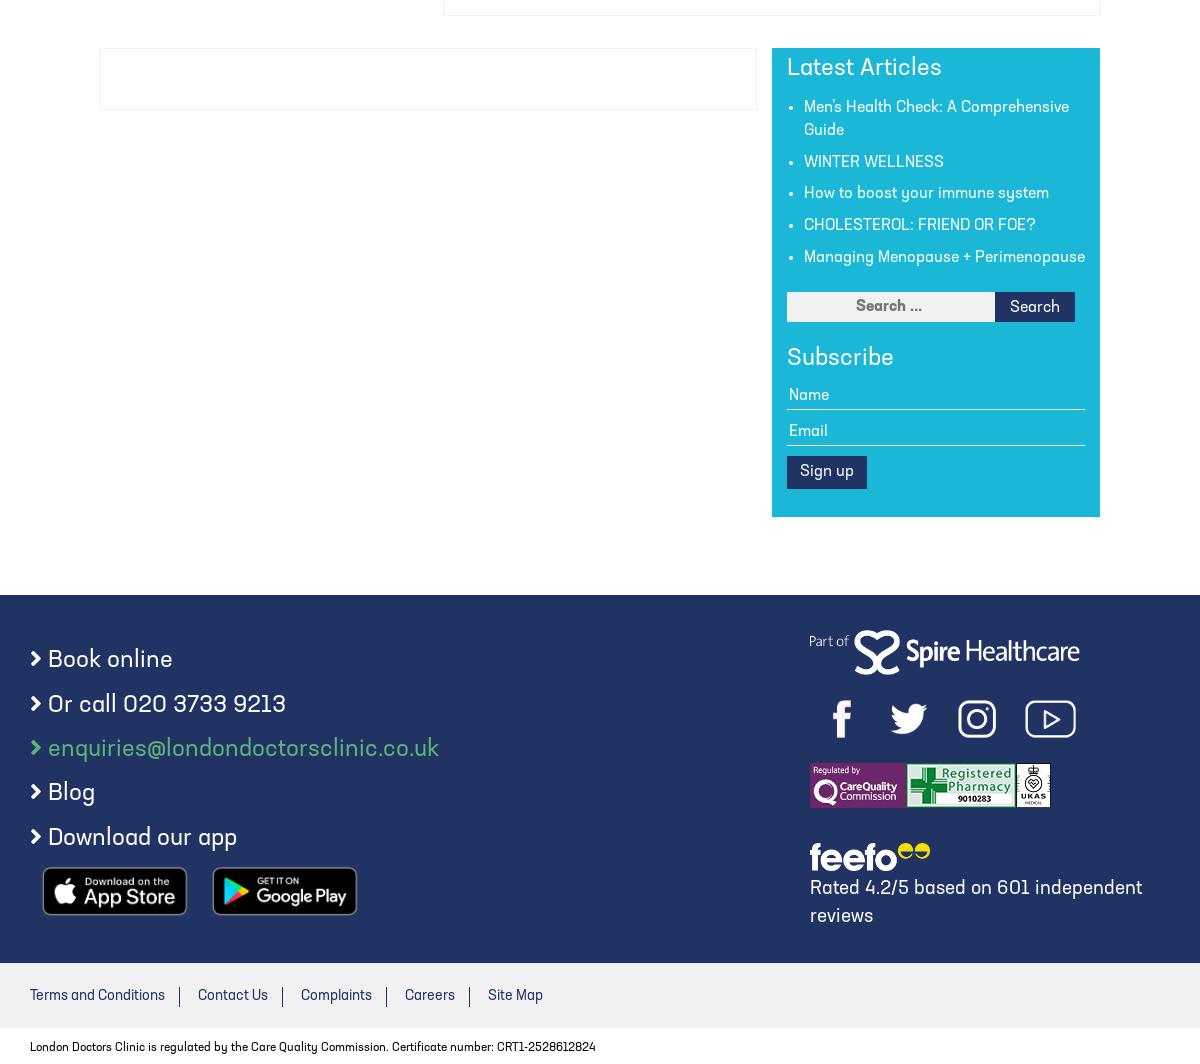  Describe the element at coordinates (71, 793) in the screenshot. I see `'Blog'` at that location.